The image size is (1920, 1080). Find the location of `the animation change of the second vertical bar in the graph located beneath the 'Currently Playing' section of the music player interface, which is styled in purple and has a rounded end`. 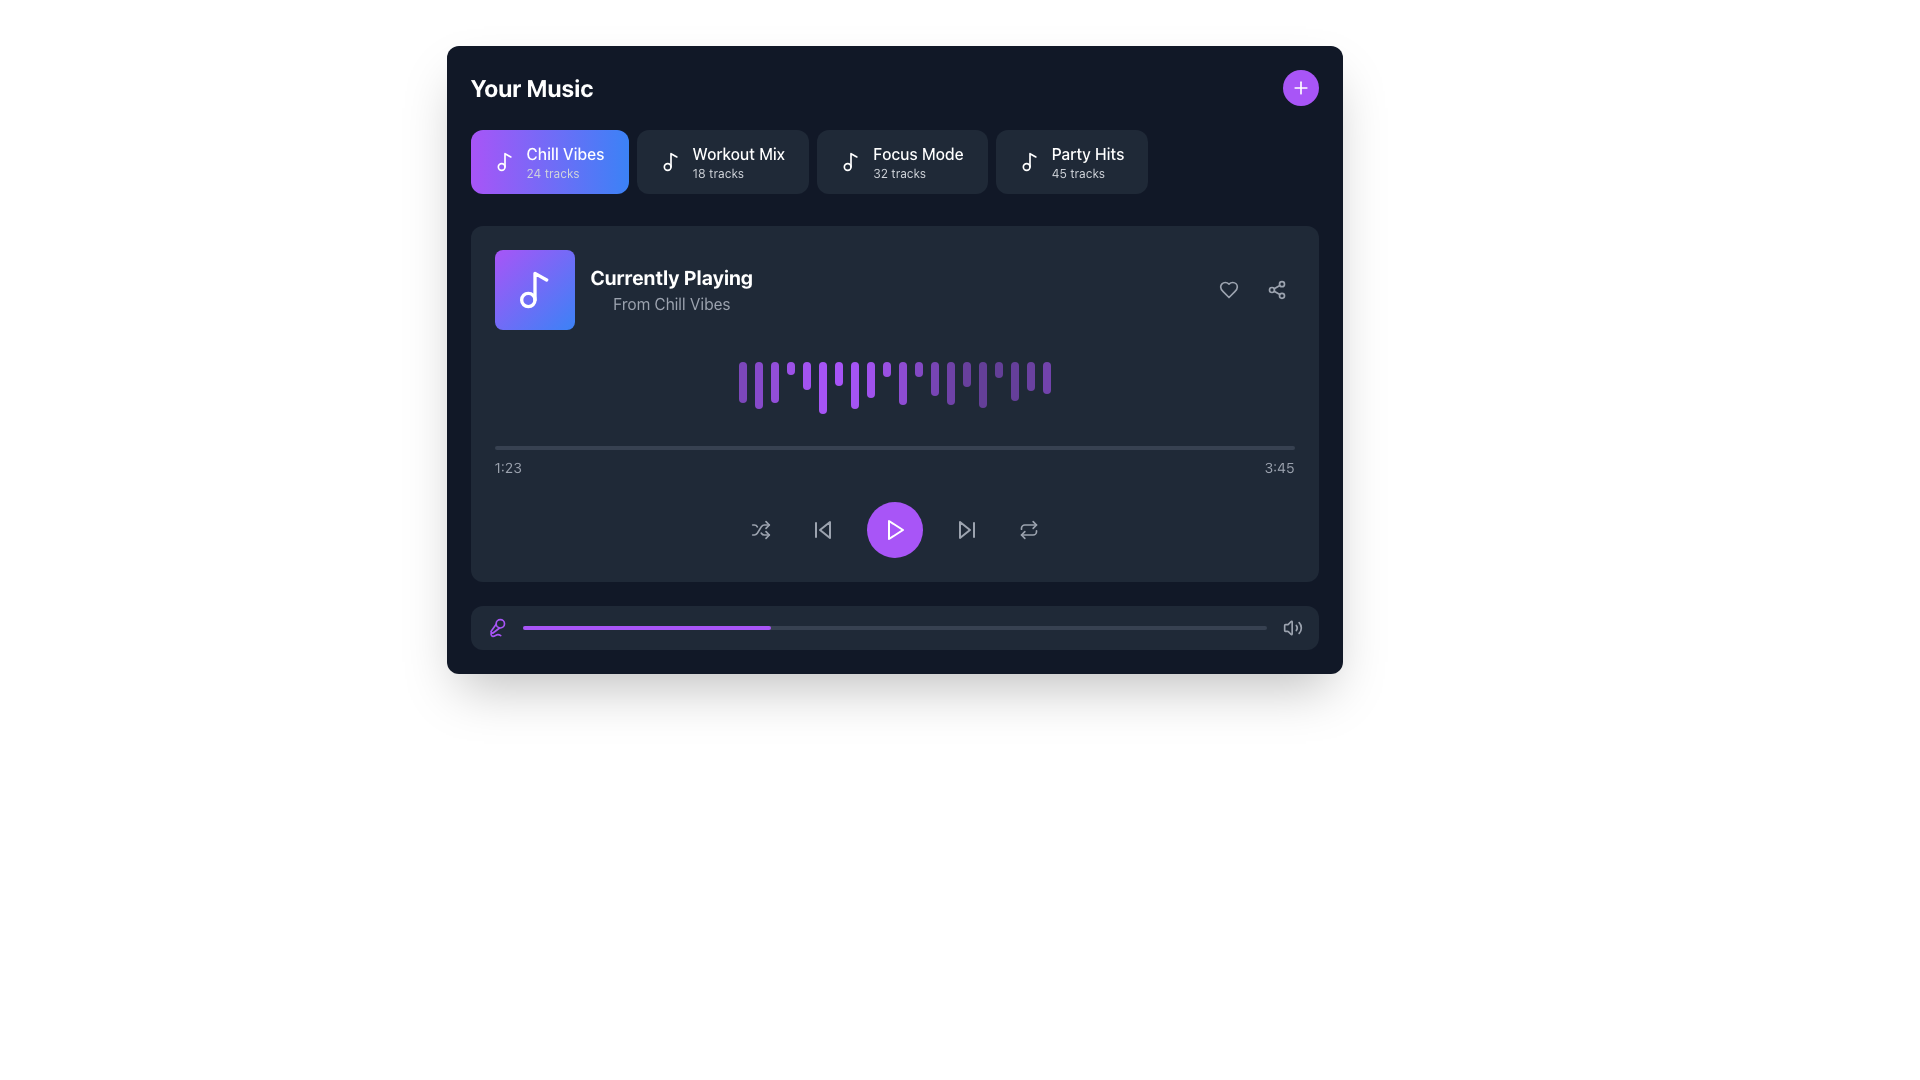

the animation change of the second vertical bar in the graph located beneath the 'Currently Playing' section of the music player interface, which is styled in purple and has a rounded end is located at coordinates (757, 385).